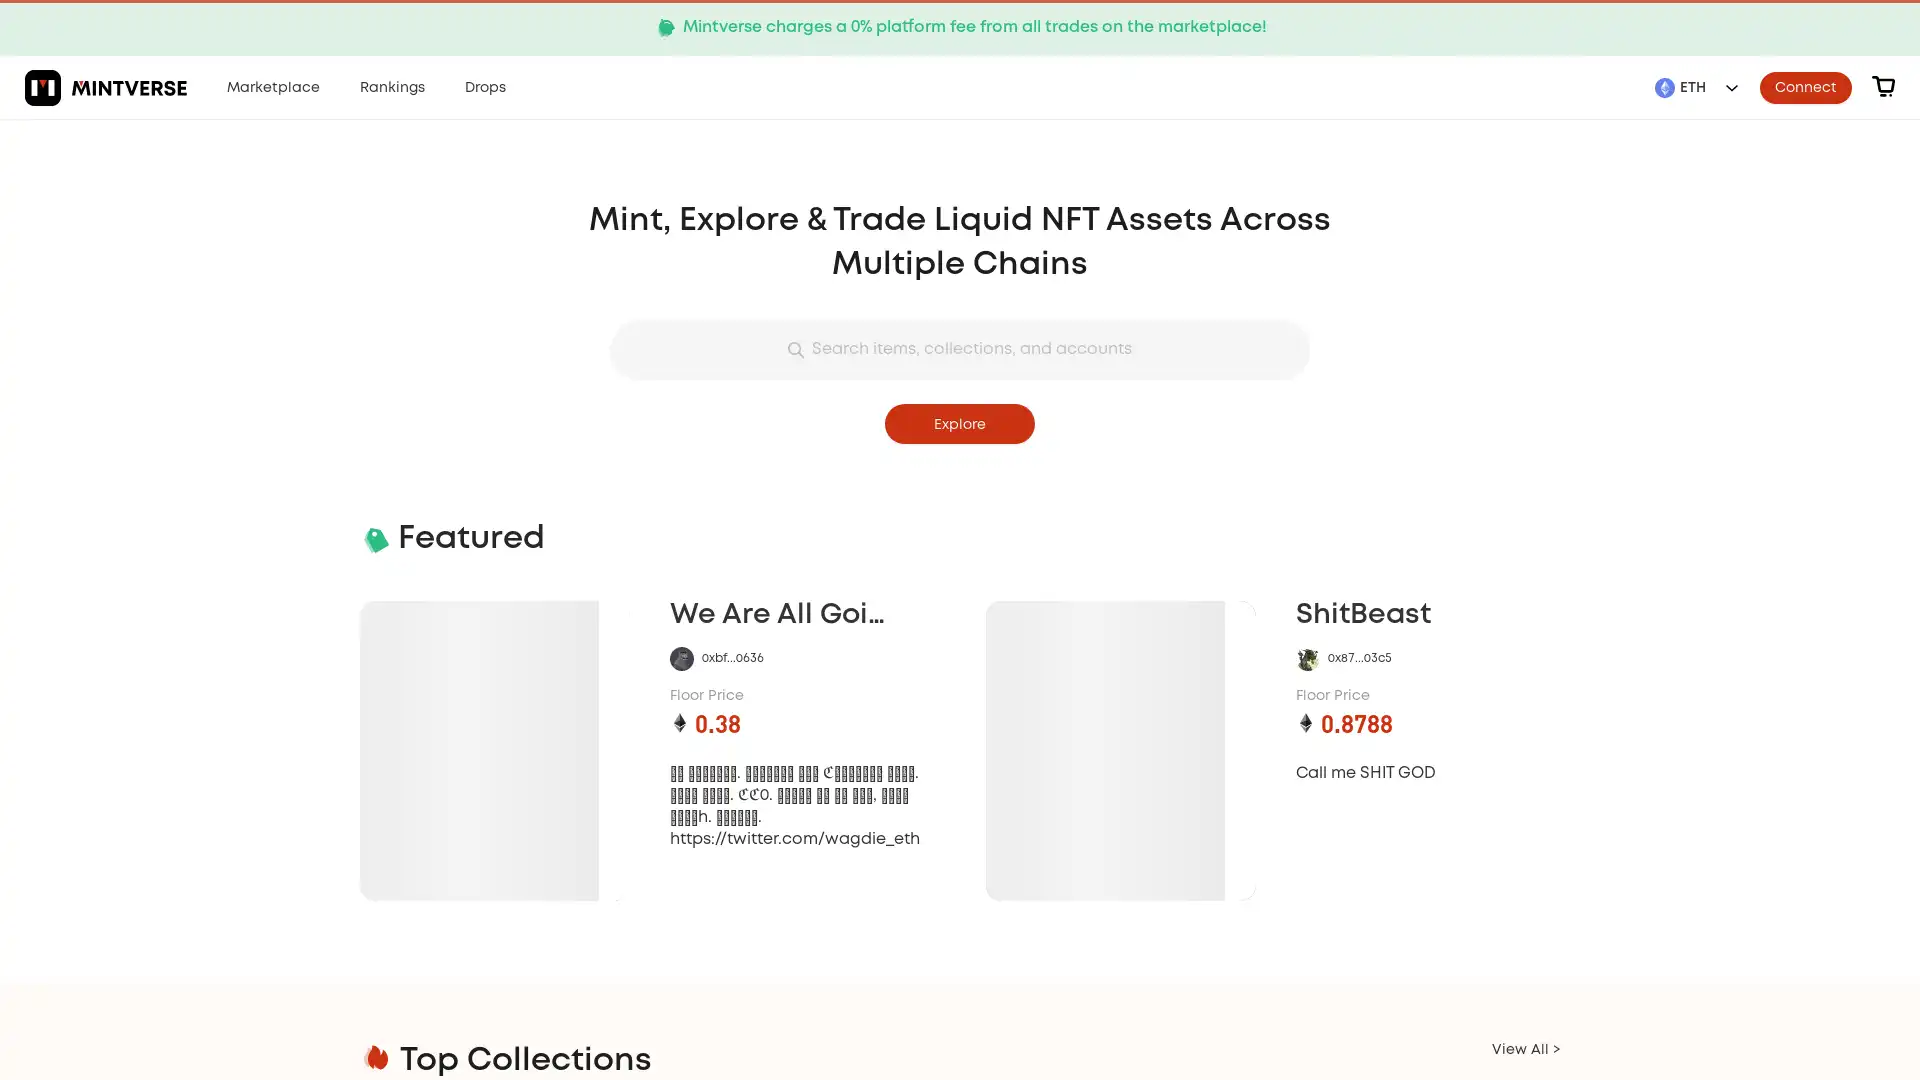  I want to click on Explore, so click(960, 423).